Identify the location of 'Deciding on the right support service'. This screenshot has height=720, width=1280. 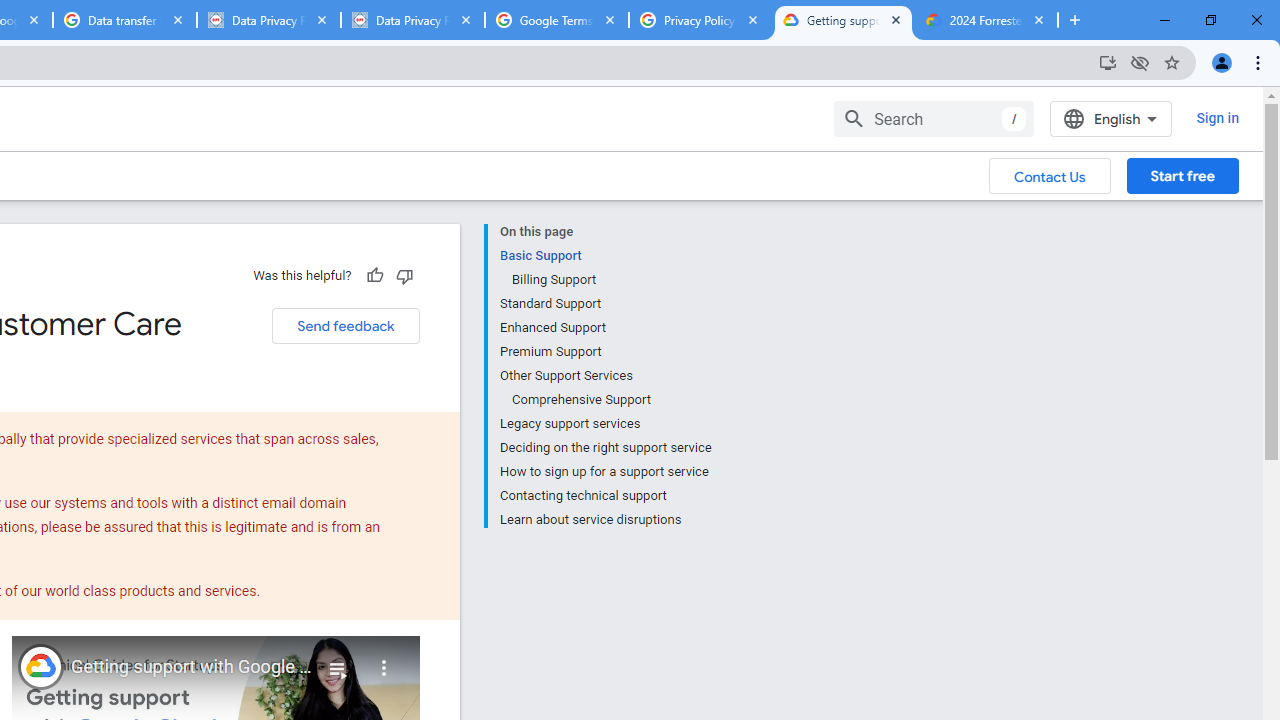
(604, 447).